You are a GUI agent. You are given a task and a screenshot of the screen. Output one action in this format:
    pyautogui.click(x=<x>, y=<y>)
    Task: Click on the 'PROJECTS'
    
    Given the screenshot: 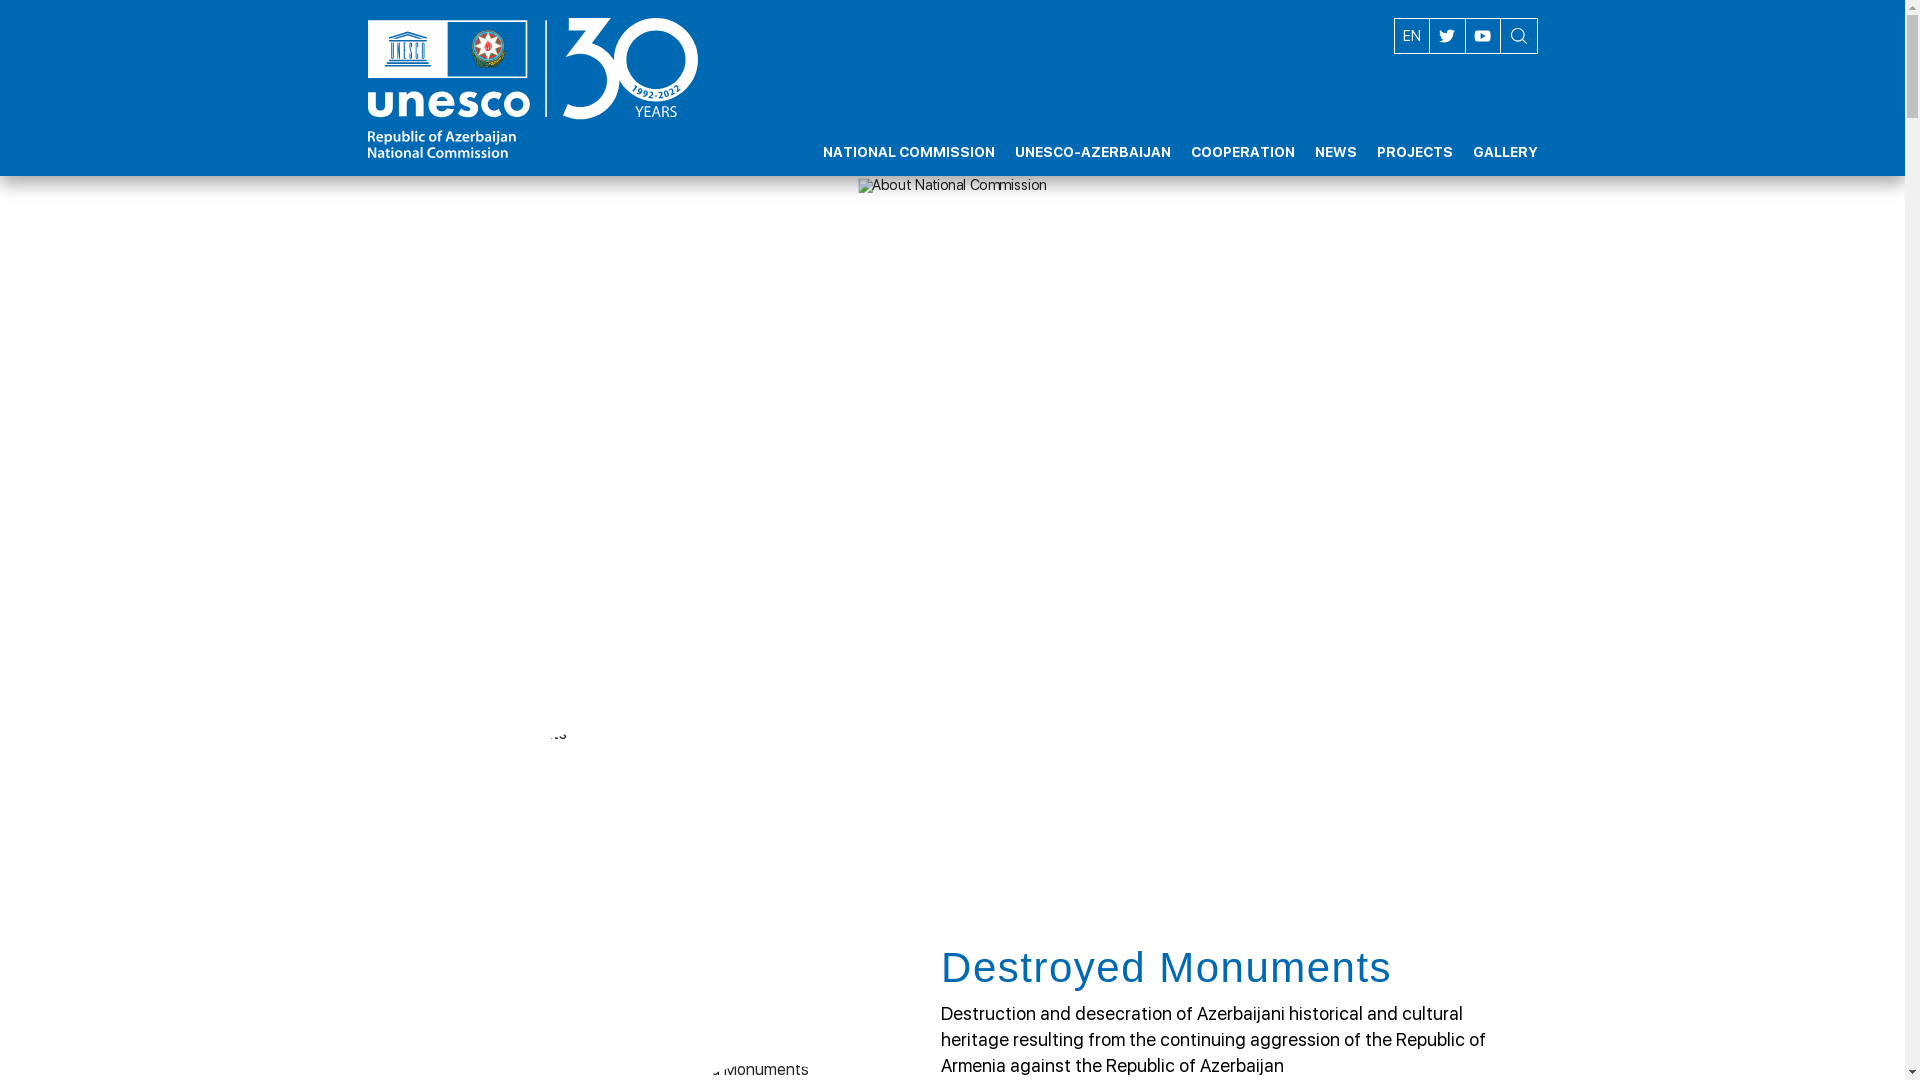 What is the action you would take?
    pyautogui.click(x=1413, y=135)
    